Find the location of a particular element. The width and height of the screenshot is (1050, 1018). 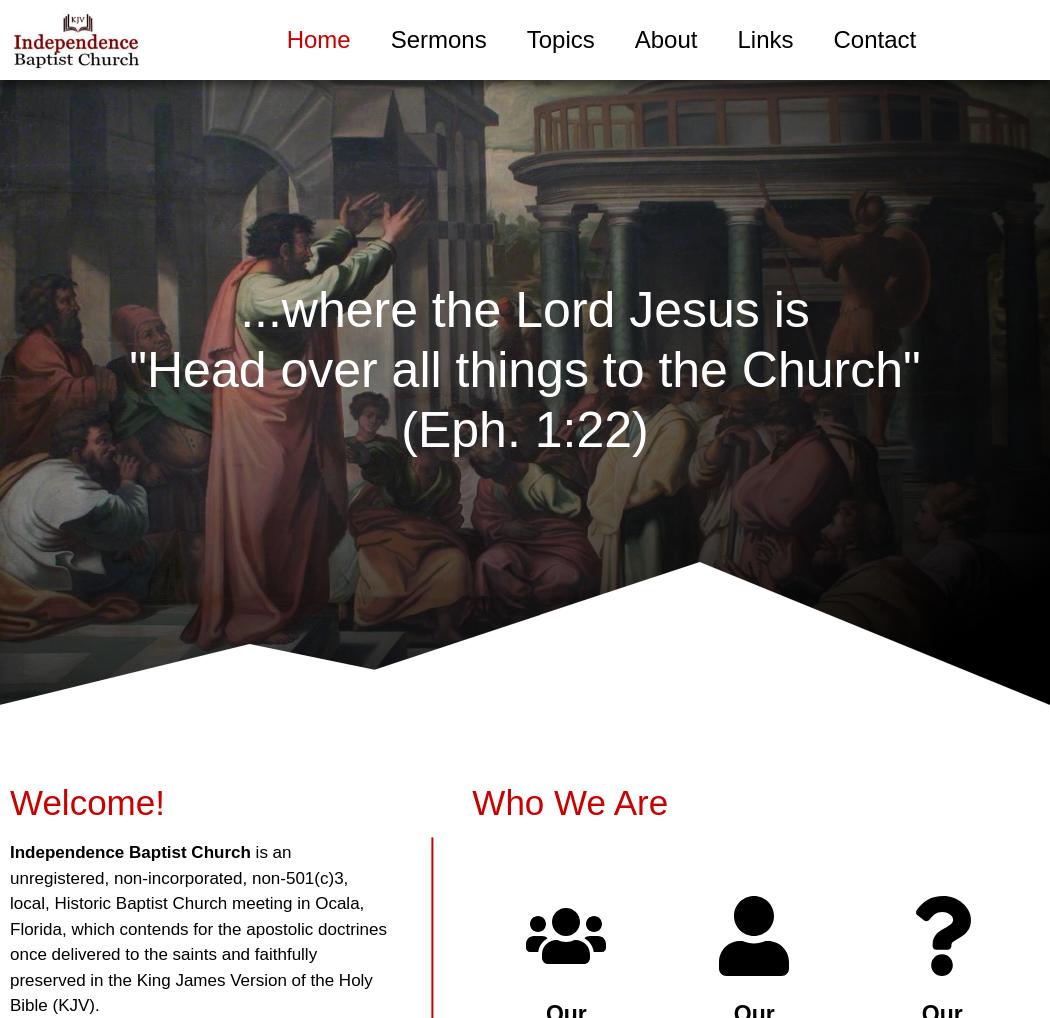

'Who We Are' is located at coordinates (569, 802).